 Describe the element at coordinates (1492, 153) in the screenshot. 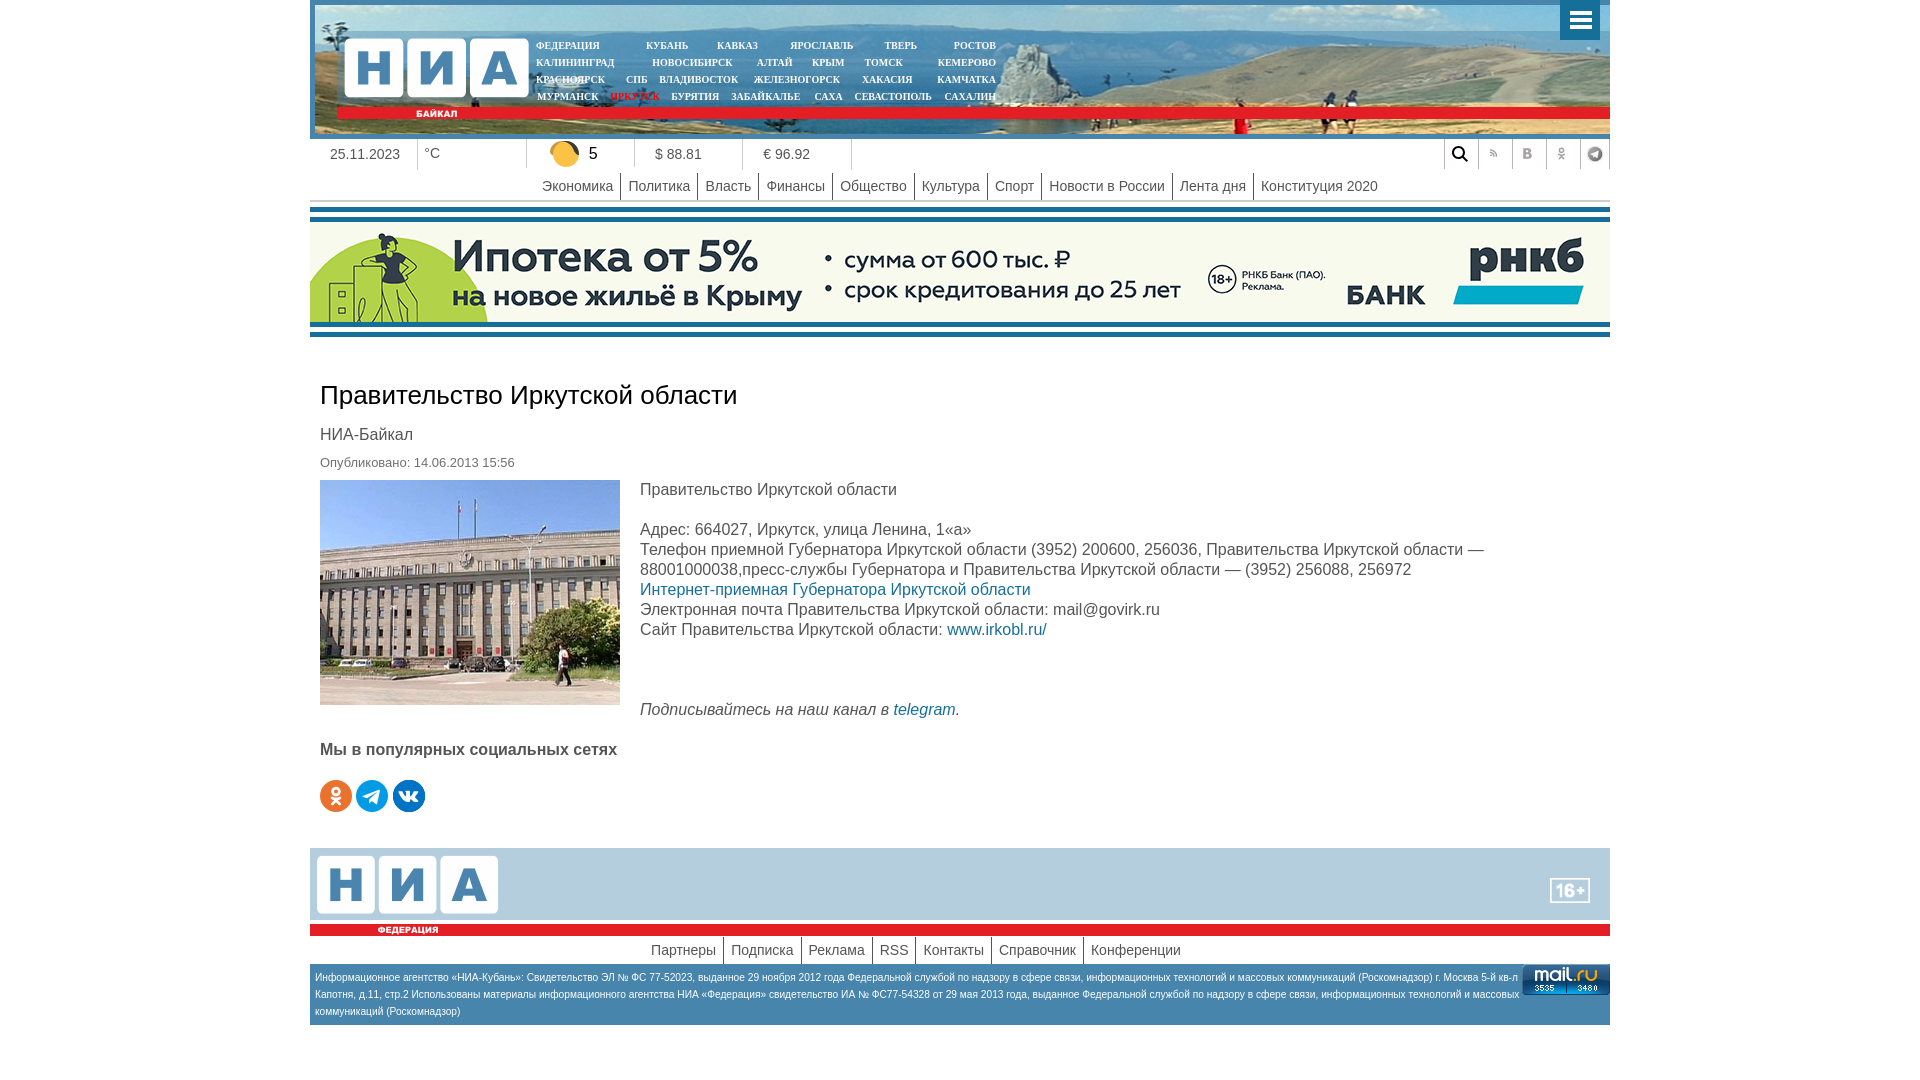

I see `'RSS'` at that location.